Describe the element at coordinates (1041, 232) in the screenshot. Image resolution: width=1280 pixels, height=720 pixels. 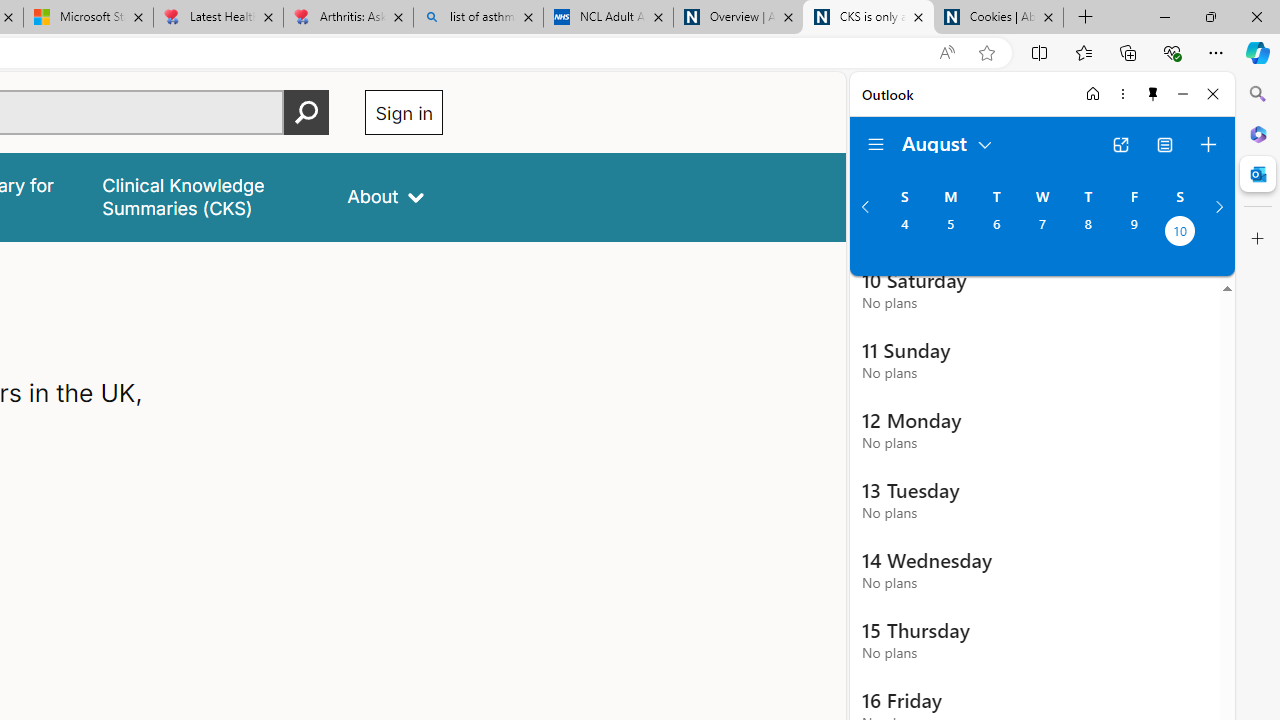
I see `'Wednesday, August 7, 2024. '` at that location.